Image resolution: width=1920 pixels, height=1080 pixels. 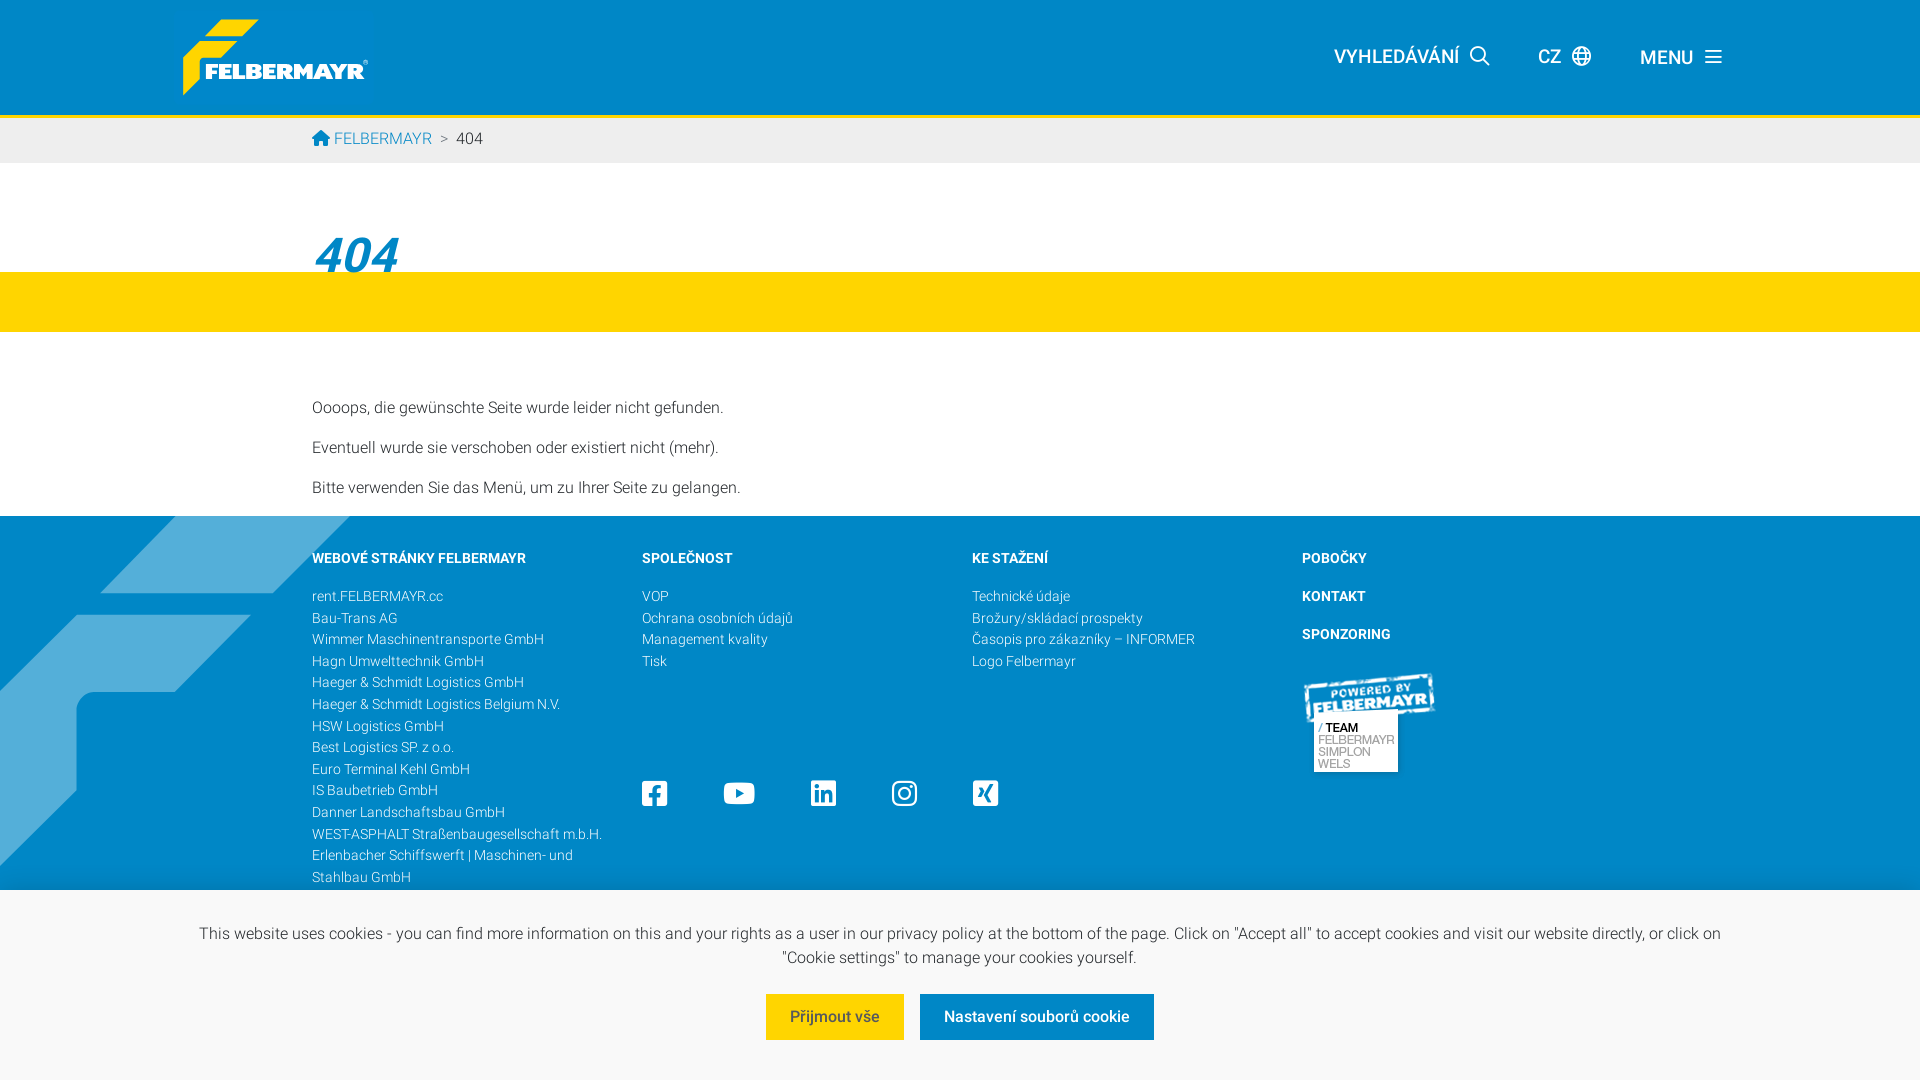 What do you see at coordinates (374, 789) in the screenshot?
I see `'IS Baubetrieb GmbH'` at bounding box center [374, 789].